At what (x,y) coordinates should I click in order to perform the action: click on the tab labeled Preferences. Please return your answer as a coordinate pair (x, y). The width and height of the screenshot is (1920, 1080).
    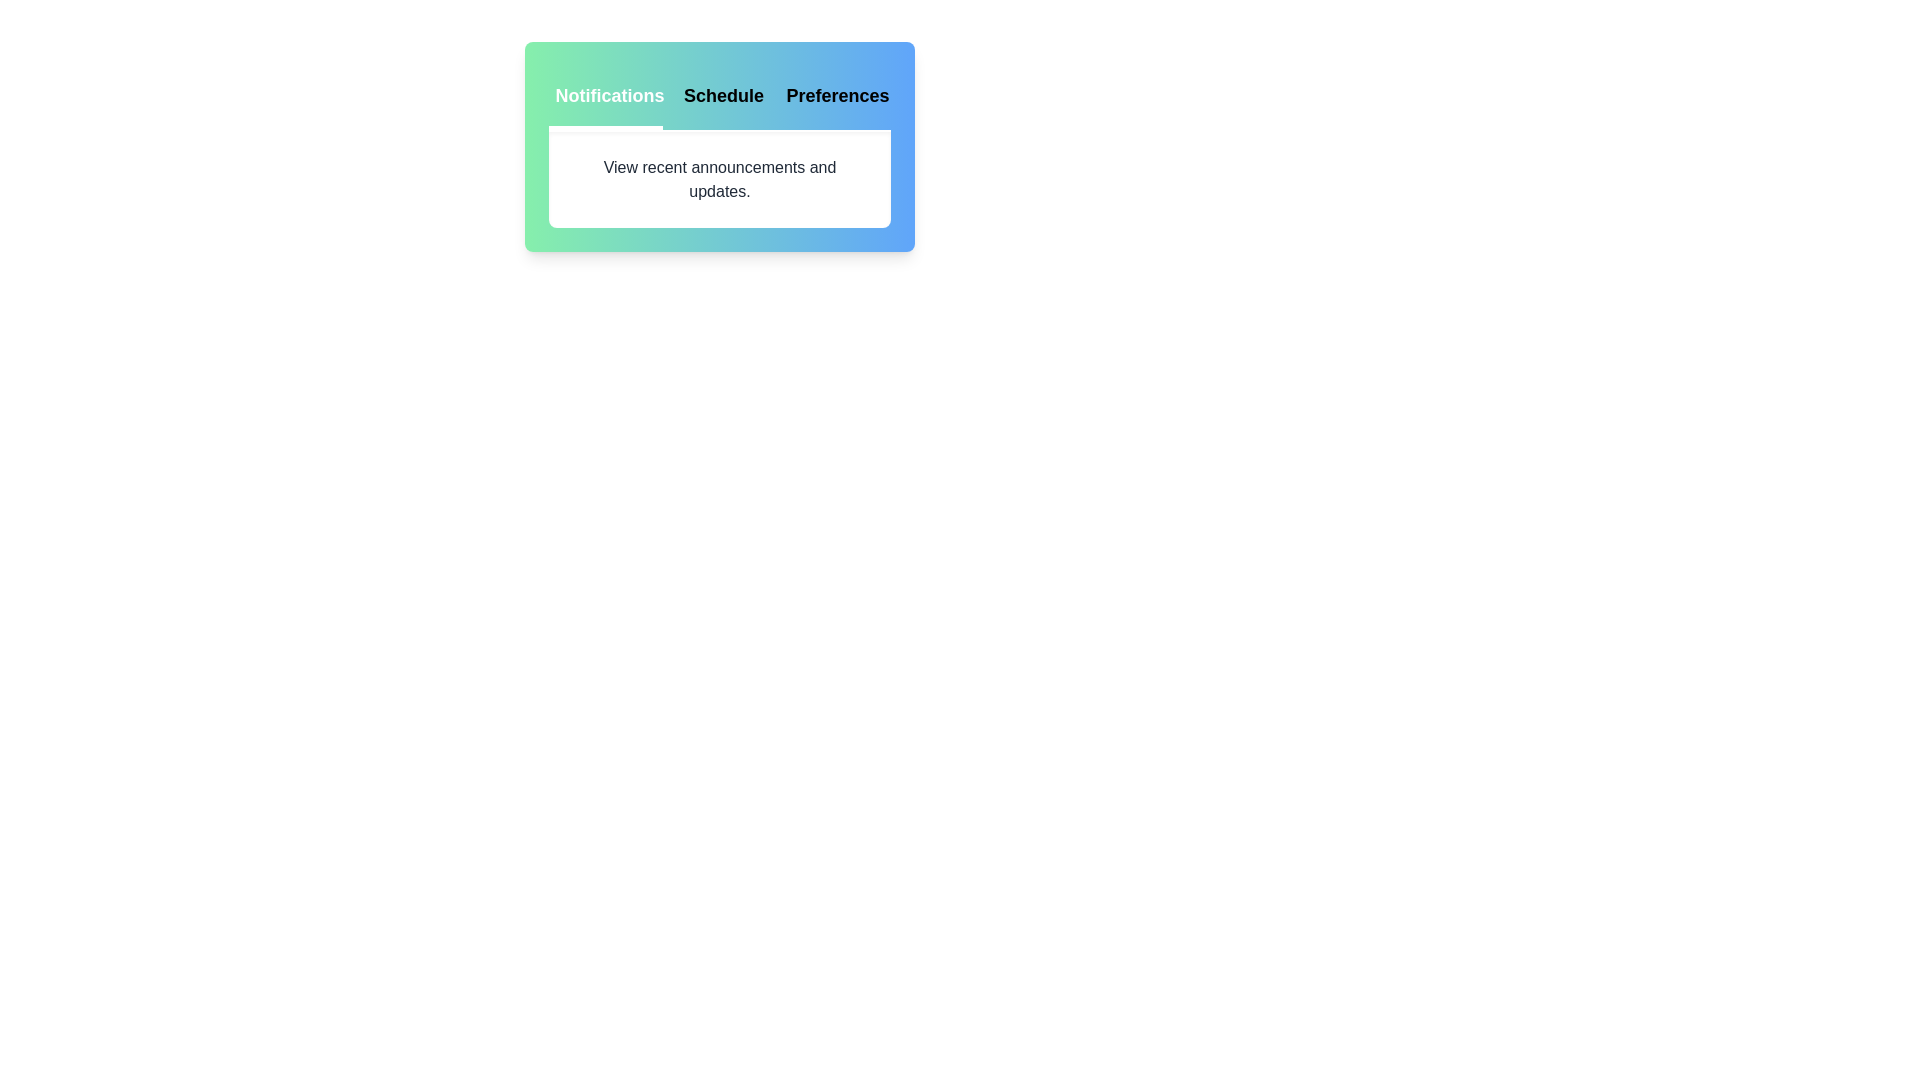
    Looking at the image, I should click on (834, 97).